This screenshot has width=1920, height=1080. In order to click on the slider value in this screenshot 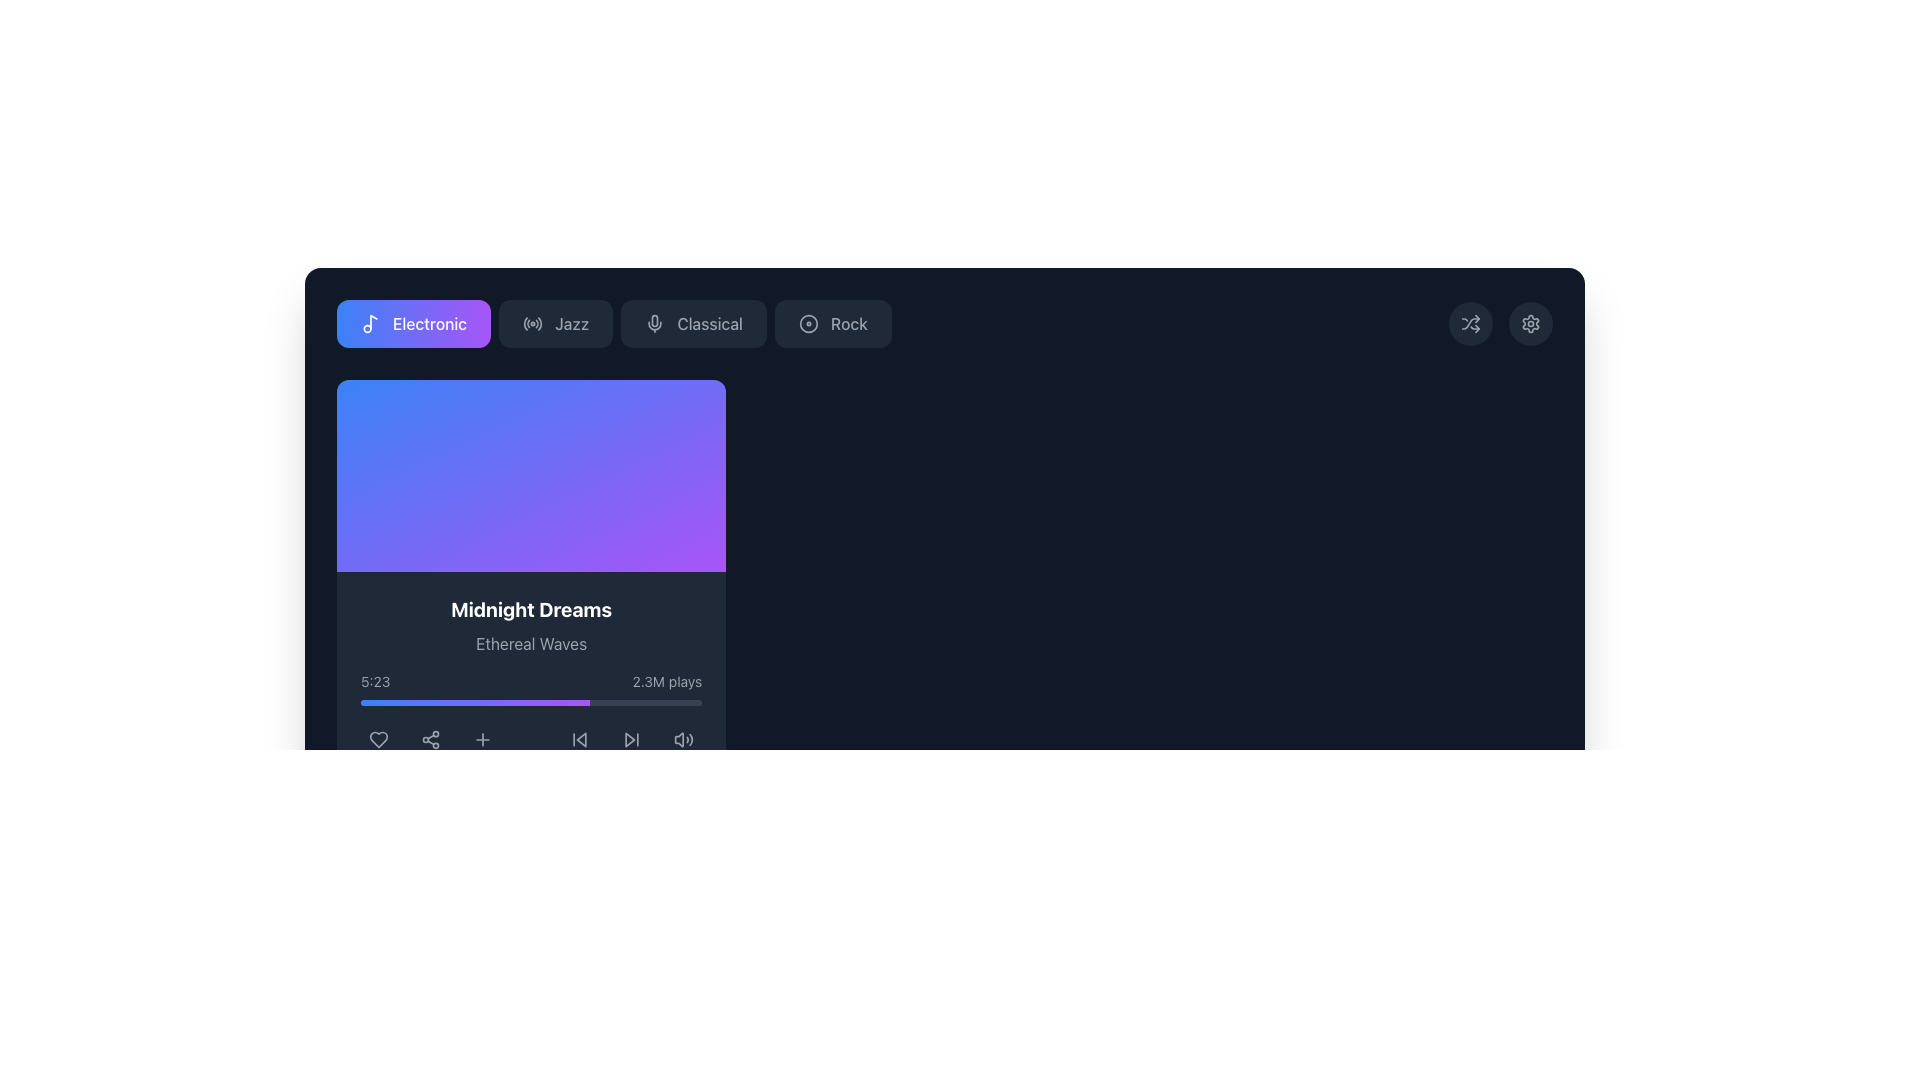, I will do `click(557, 701)`.